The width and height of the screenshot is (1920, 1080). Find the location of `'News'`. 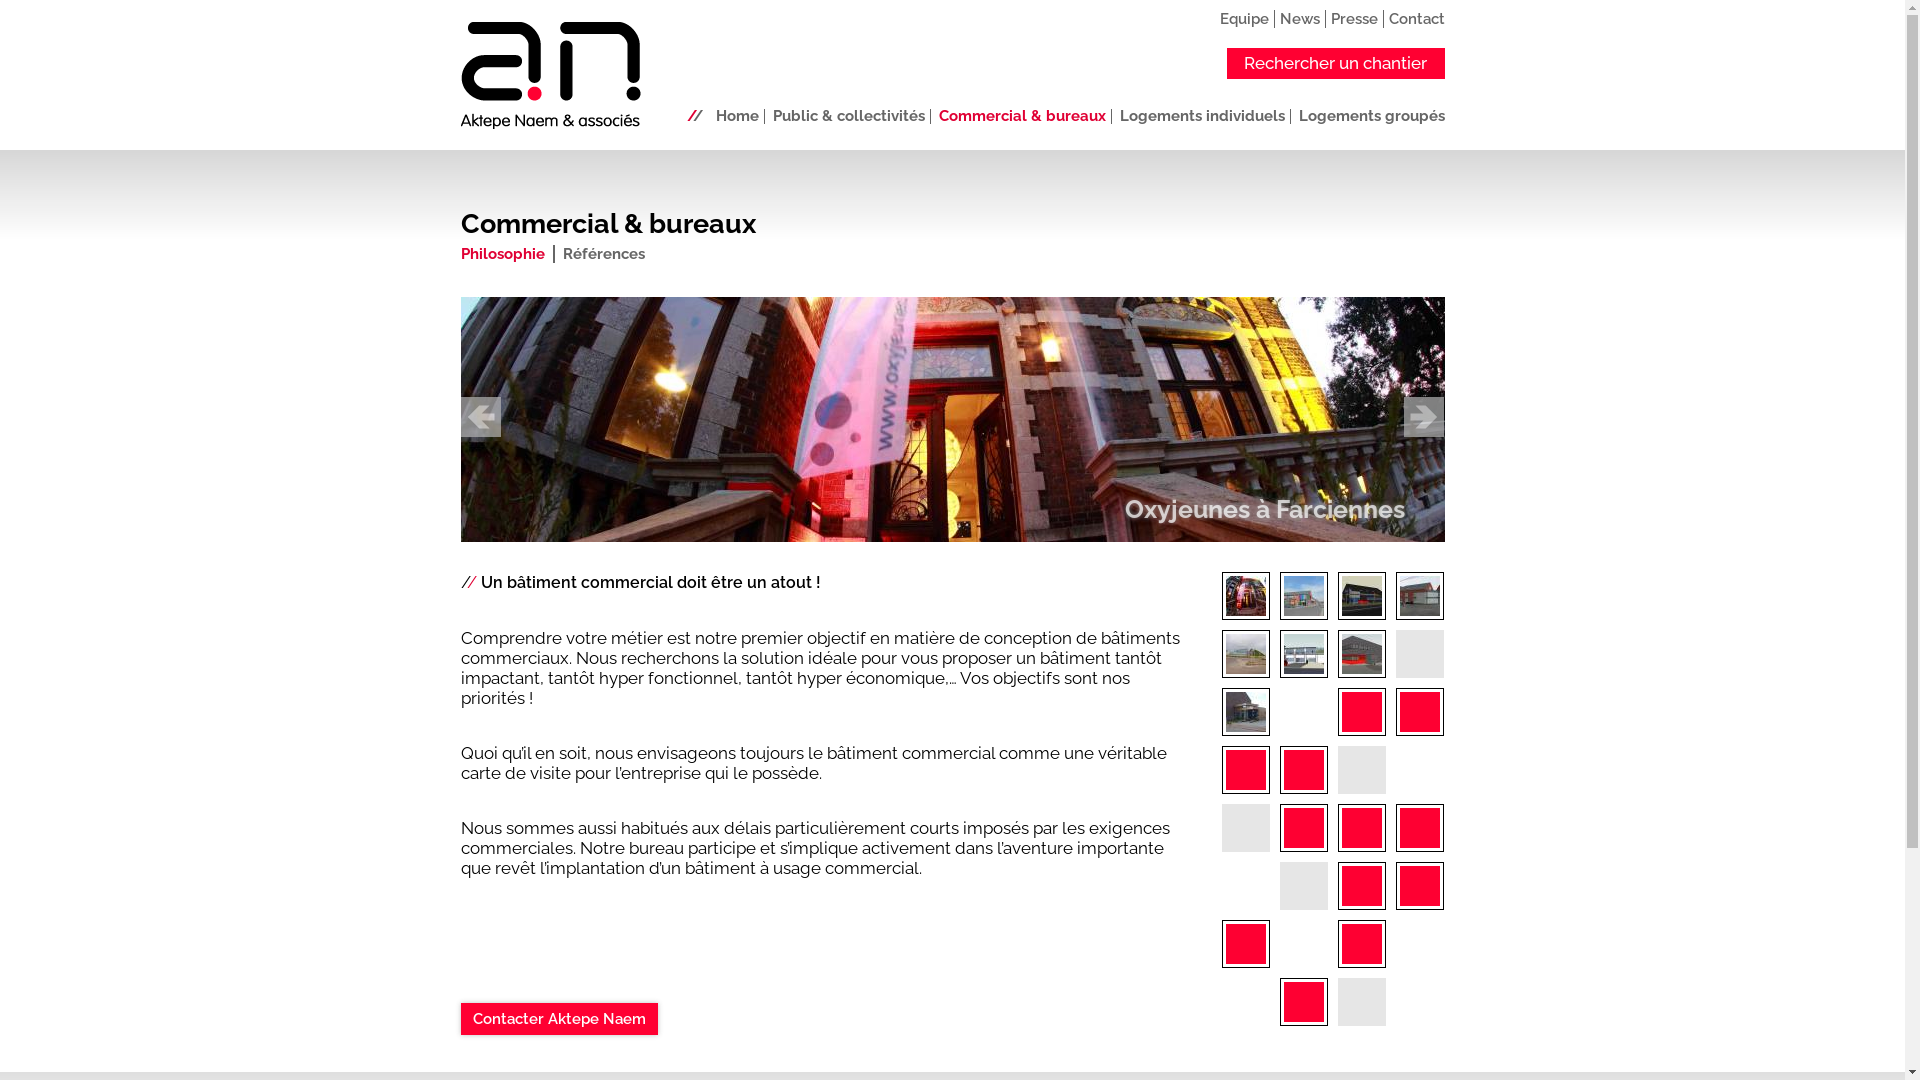

'News' is located at coordinates (1300, 18).